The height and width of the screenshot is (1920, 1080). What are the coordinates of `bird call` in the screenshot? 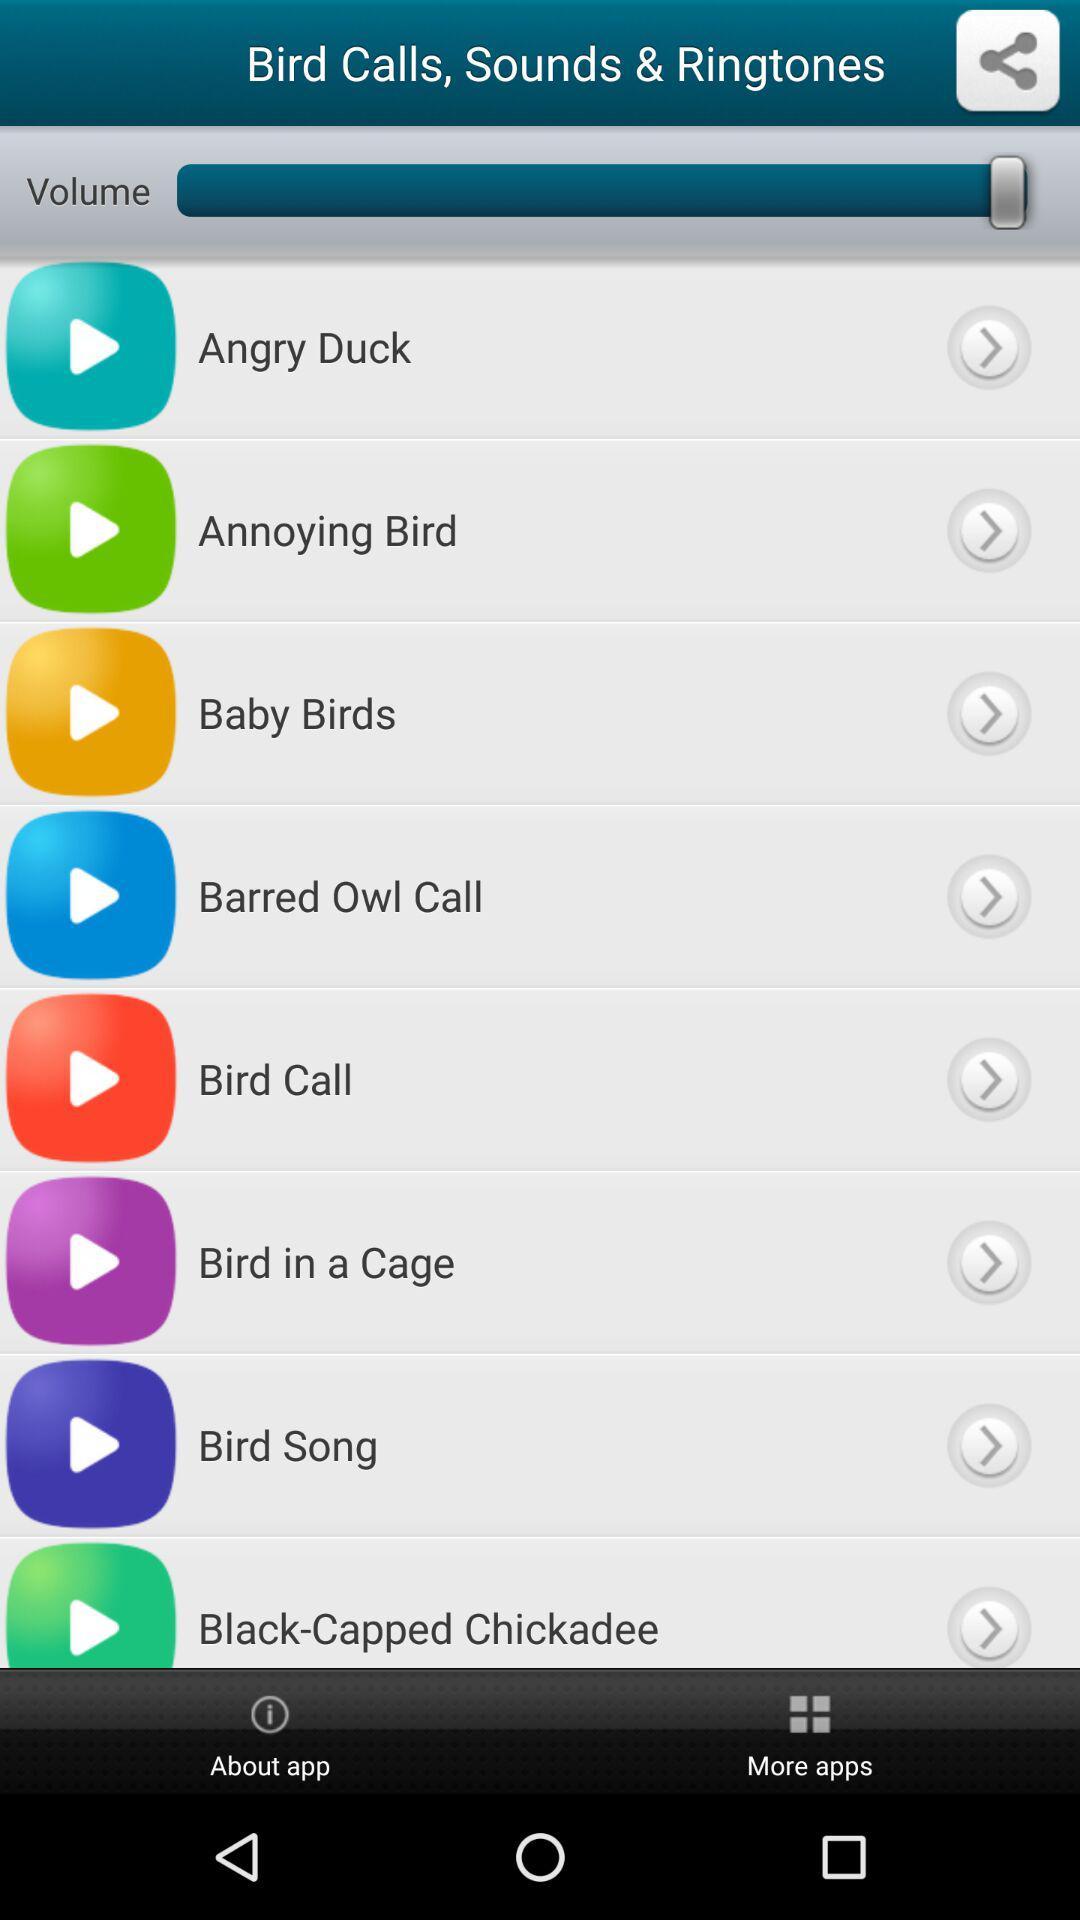 It's located at (987, 1077).